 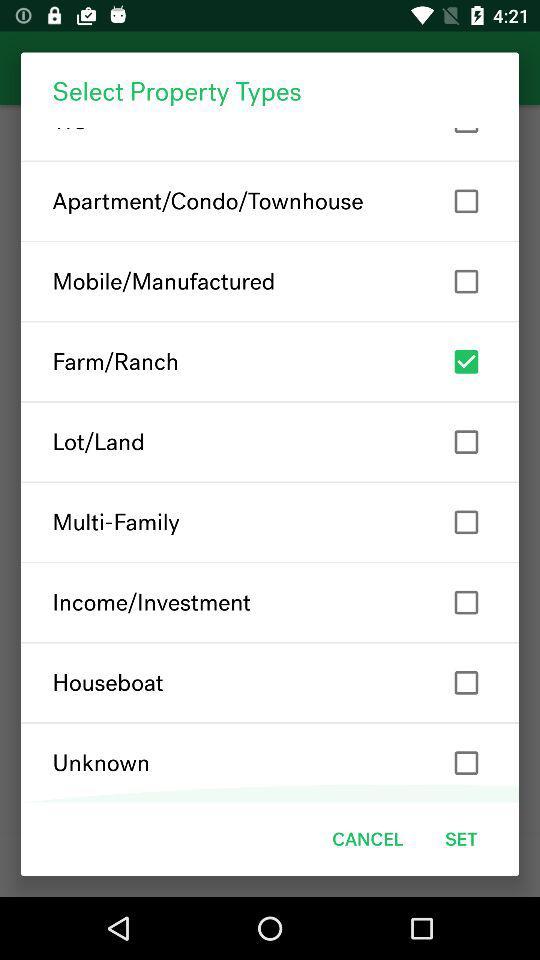 I want to click on the item below the multi-family item, so click(x=270, y=601).